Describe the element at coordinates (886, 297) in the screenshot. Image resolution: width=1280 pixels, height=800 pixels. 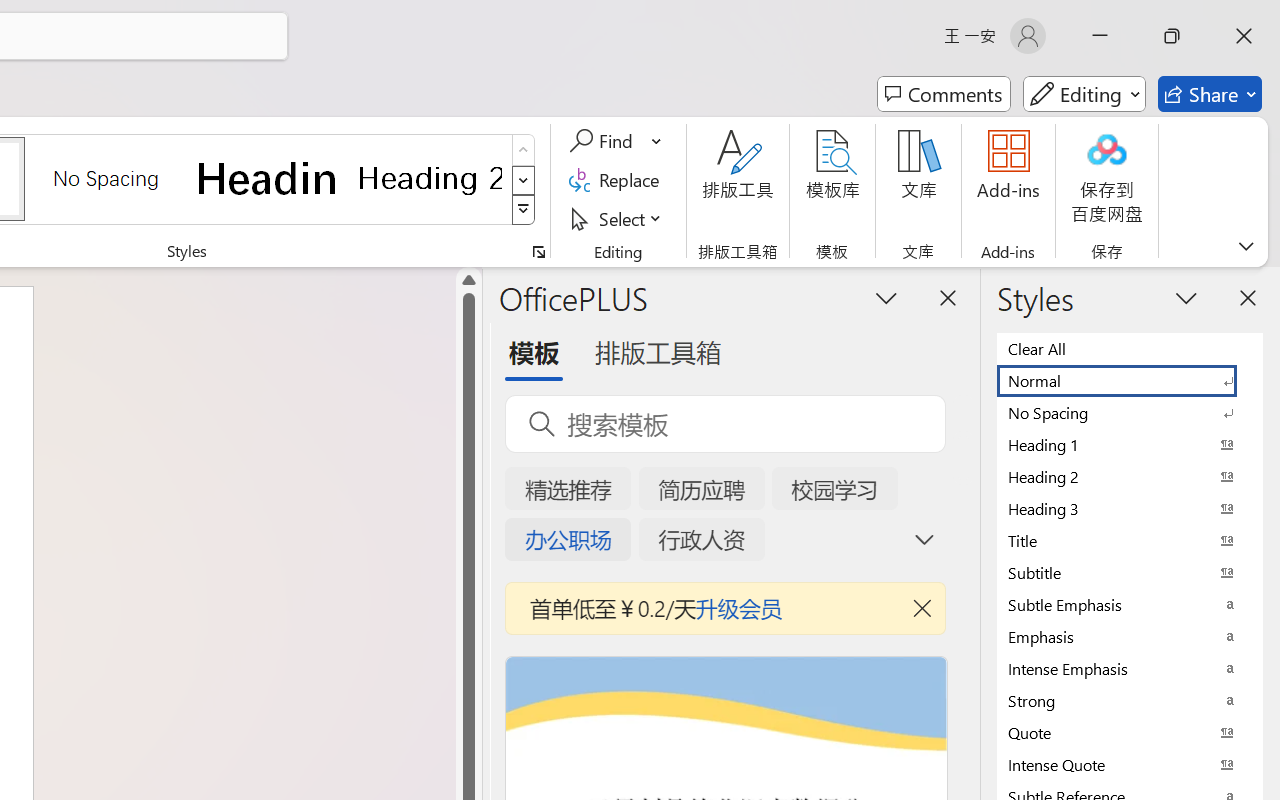
I see `'Task Pane Options'` at that location.